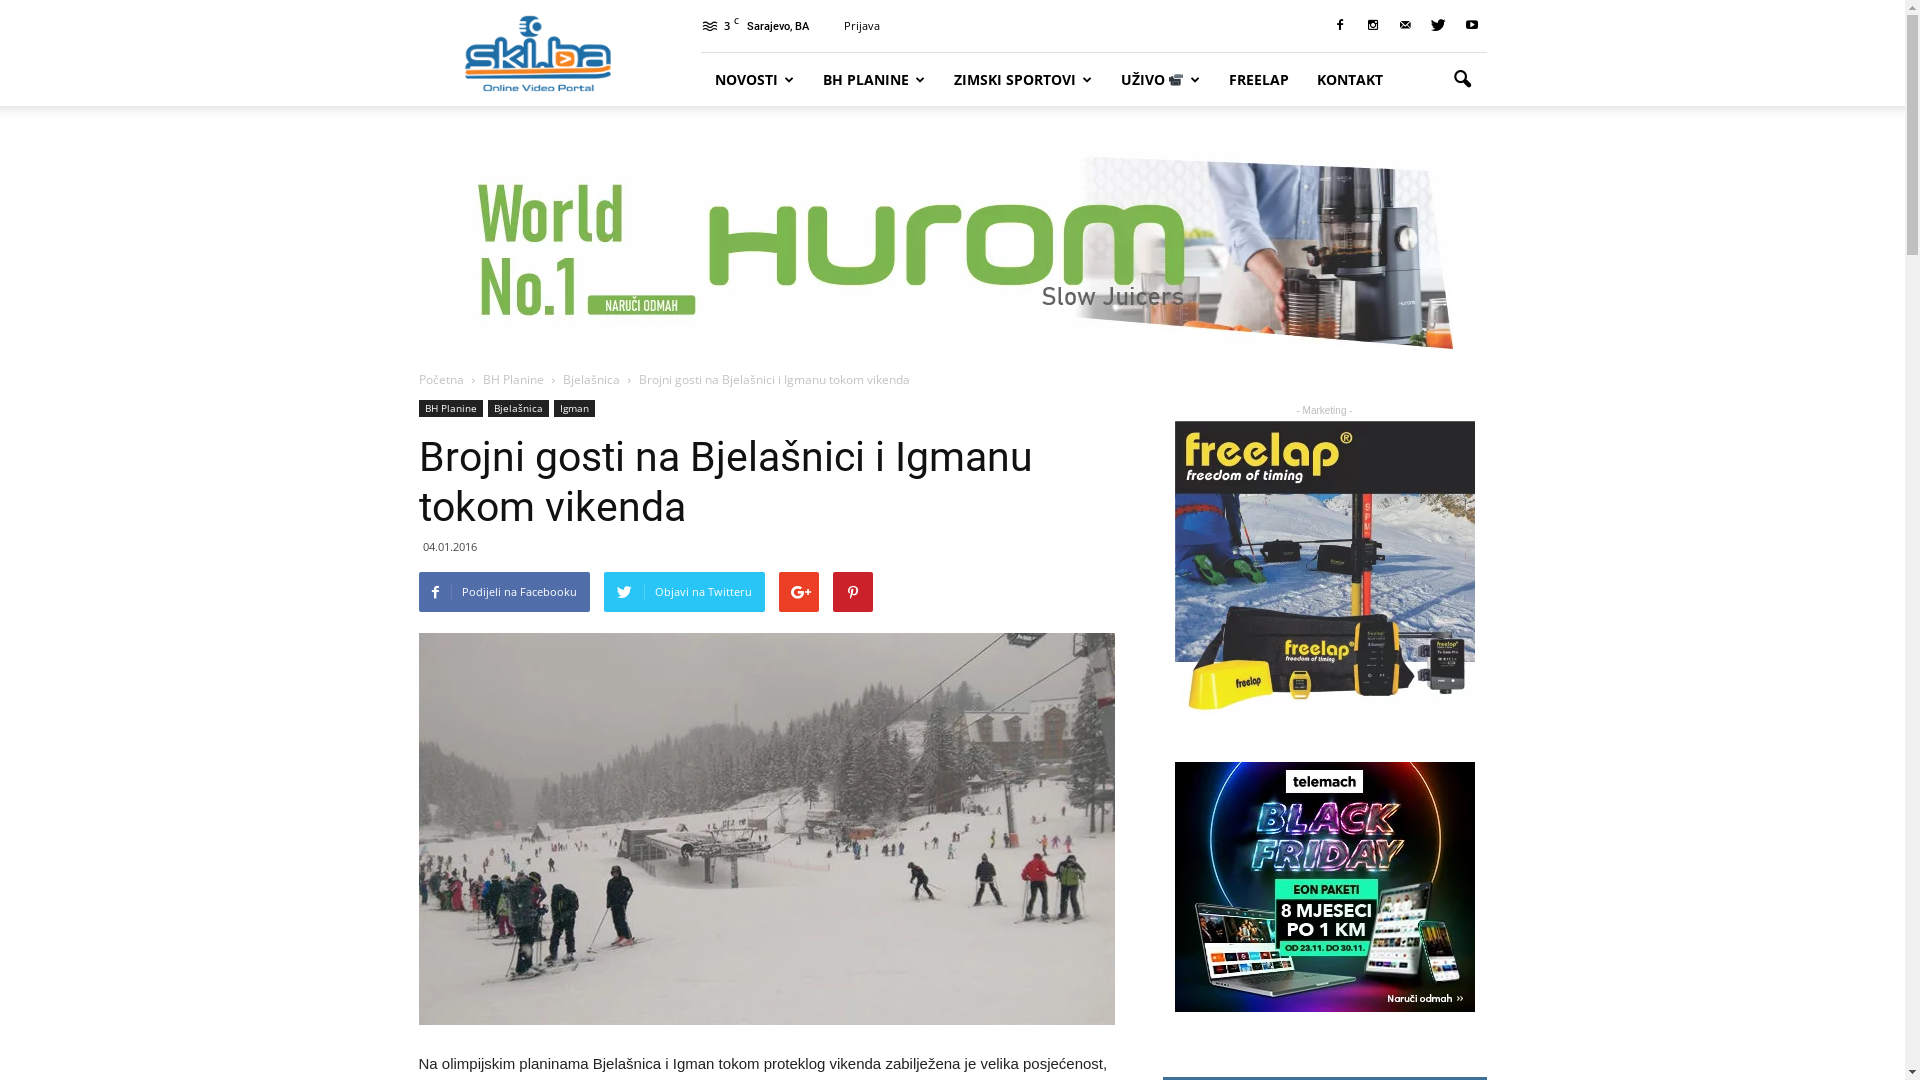 This screenshot has height=1080, width=1920. What do you see at coordinates (1339, 26) in the screenshot?
I see `'Facebook'` at bounding box center [1339, 26].